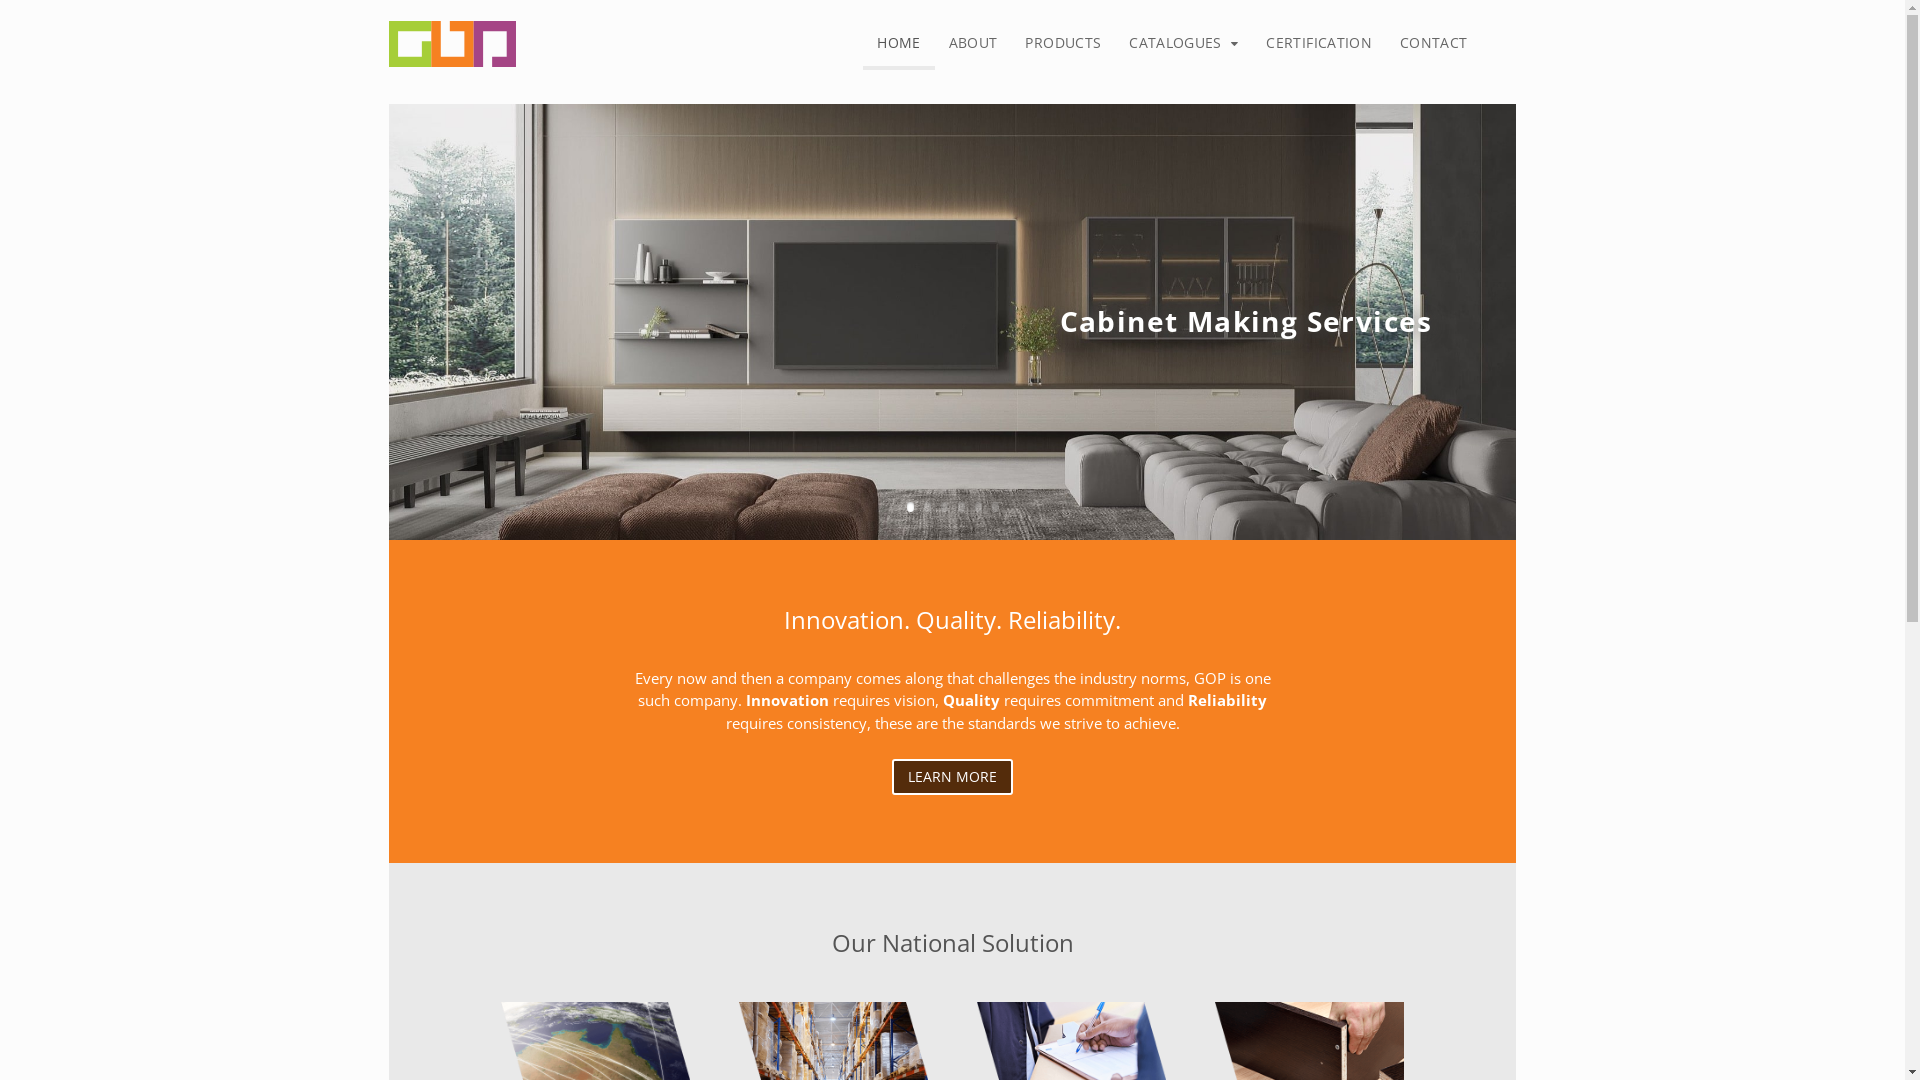 The width and height of the screenshot is (1920, 1080). I want to click on 'PRODUCTS', so click(1061, 43).